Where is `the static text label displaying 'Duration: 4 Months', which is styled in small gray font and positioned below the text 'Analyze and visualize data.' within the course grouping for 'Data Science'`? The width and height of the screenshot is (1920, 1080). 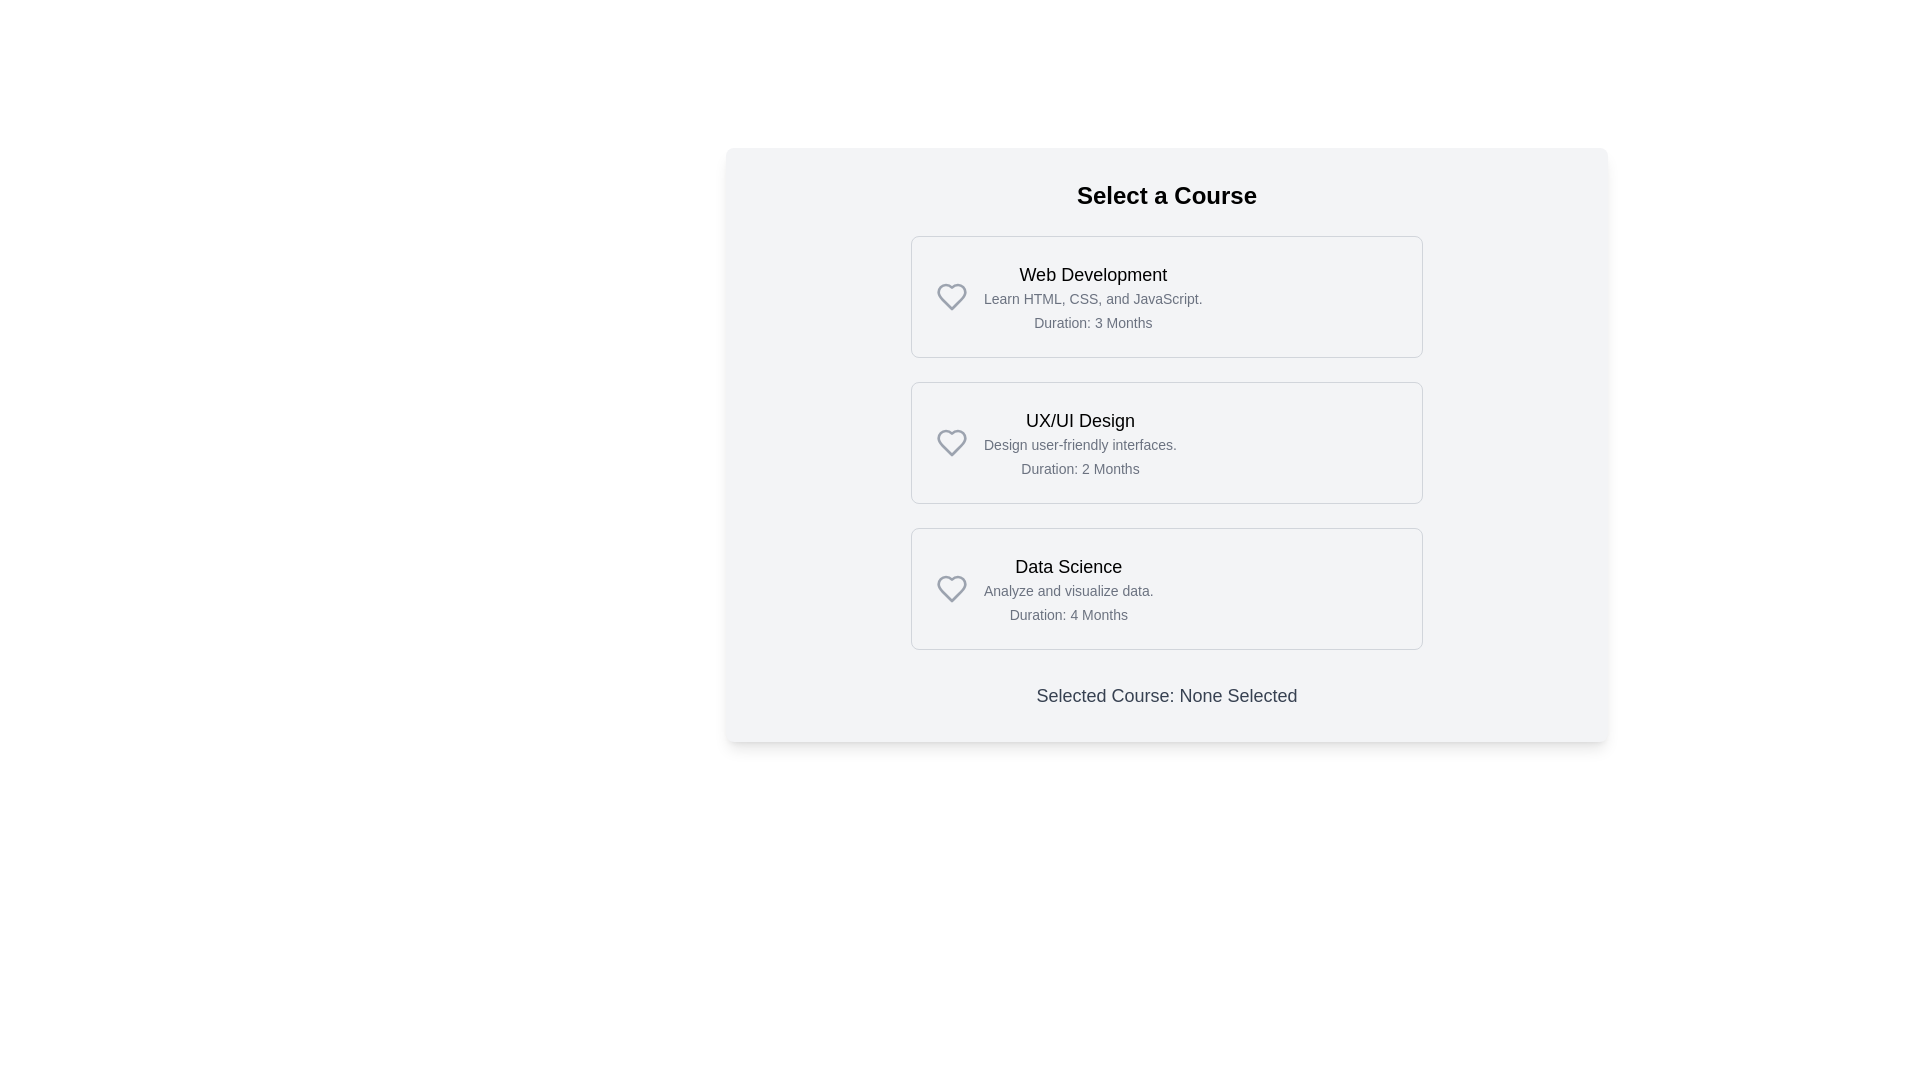 the static text label displaying 'Duration: 4 Months', which is styled in small gray font and positioned below the text 'Analyze and visualize data.' within the course grouping for 'Data Science' is located at coordinates (1067, 613).